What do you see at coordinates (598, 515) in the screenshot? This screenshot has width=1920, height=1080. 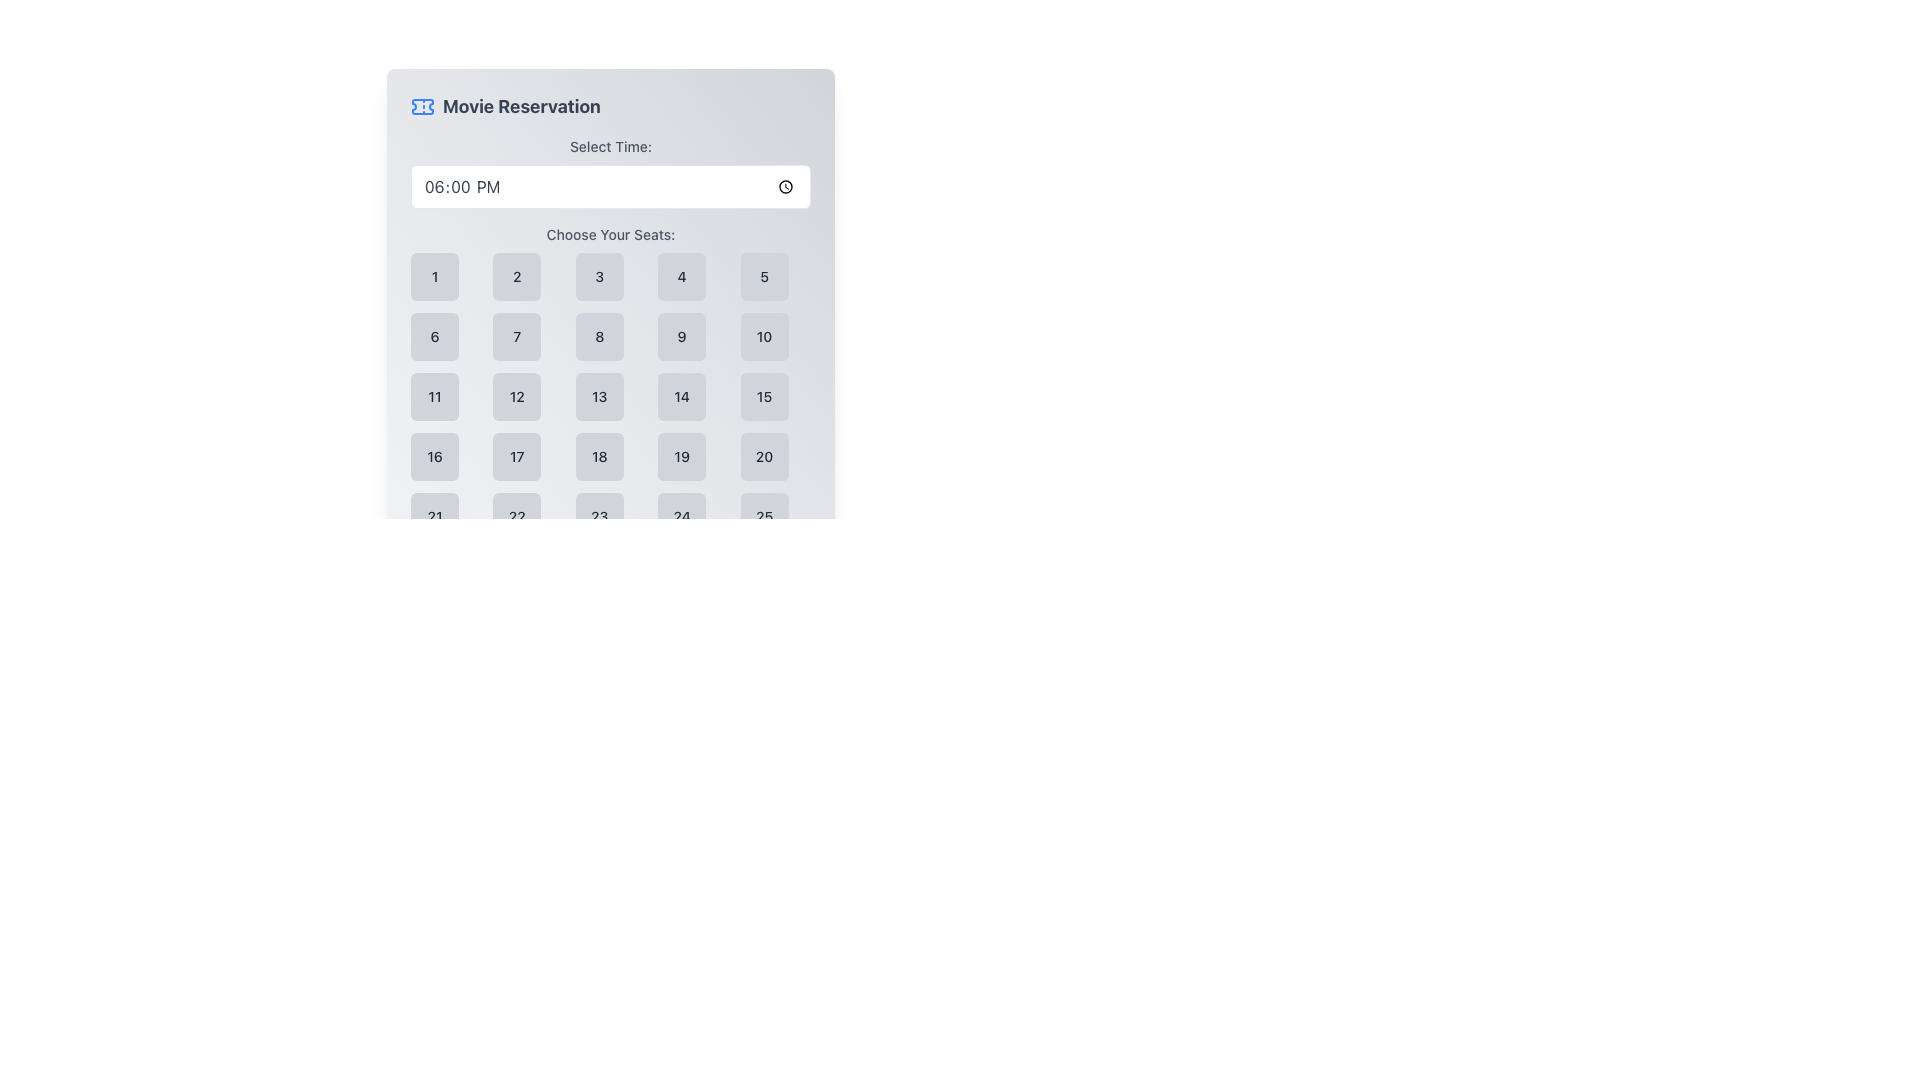 I see `the square-shaped button with bold text '23' in the 'Choose Your Seats' grid` at bounding box center [598, 515].